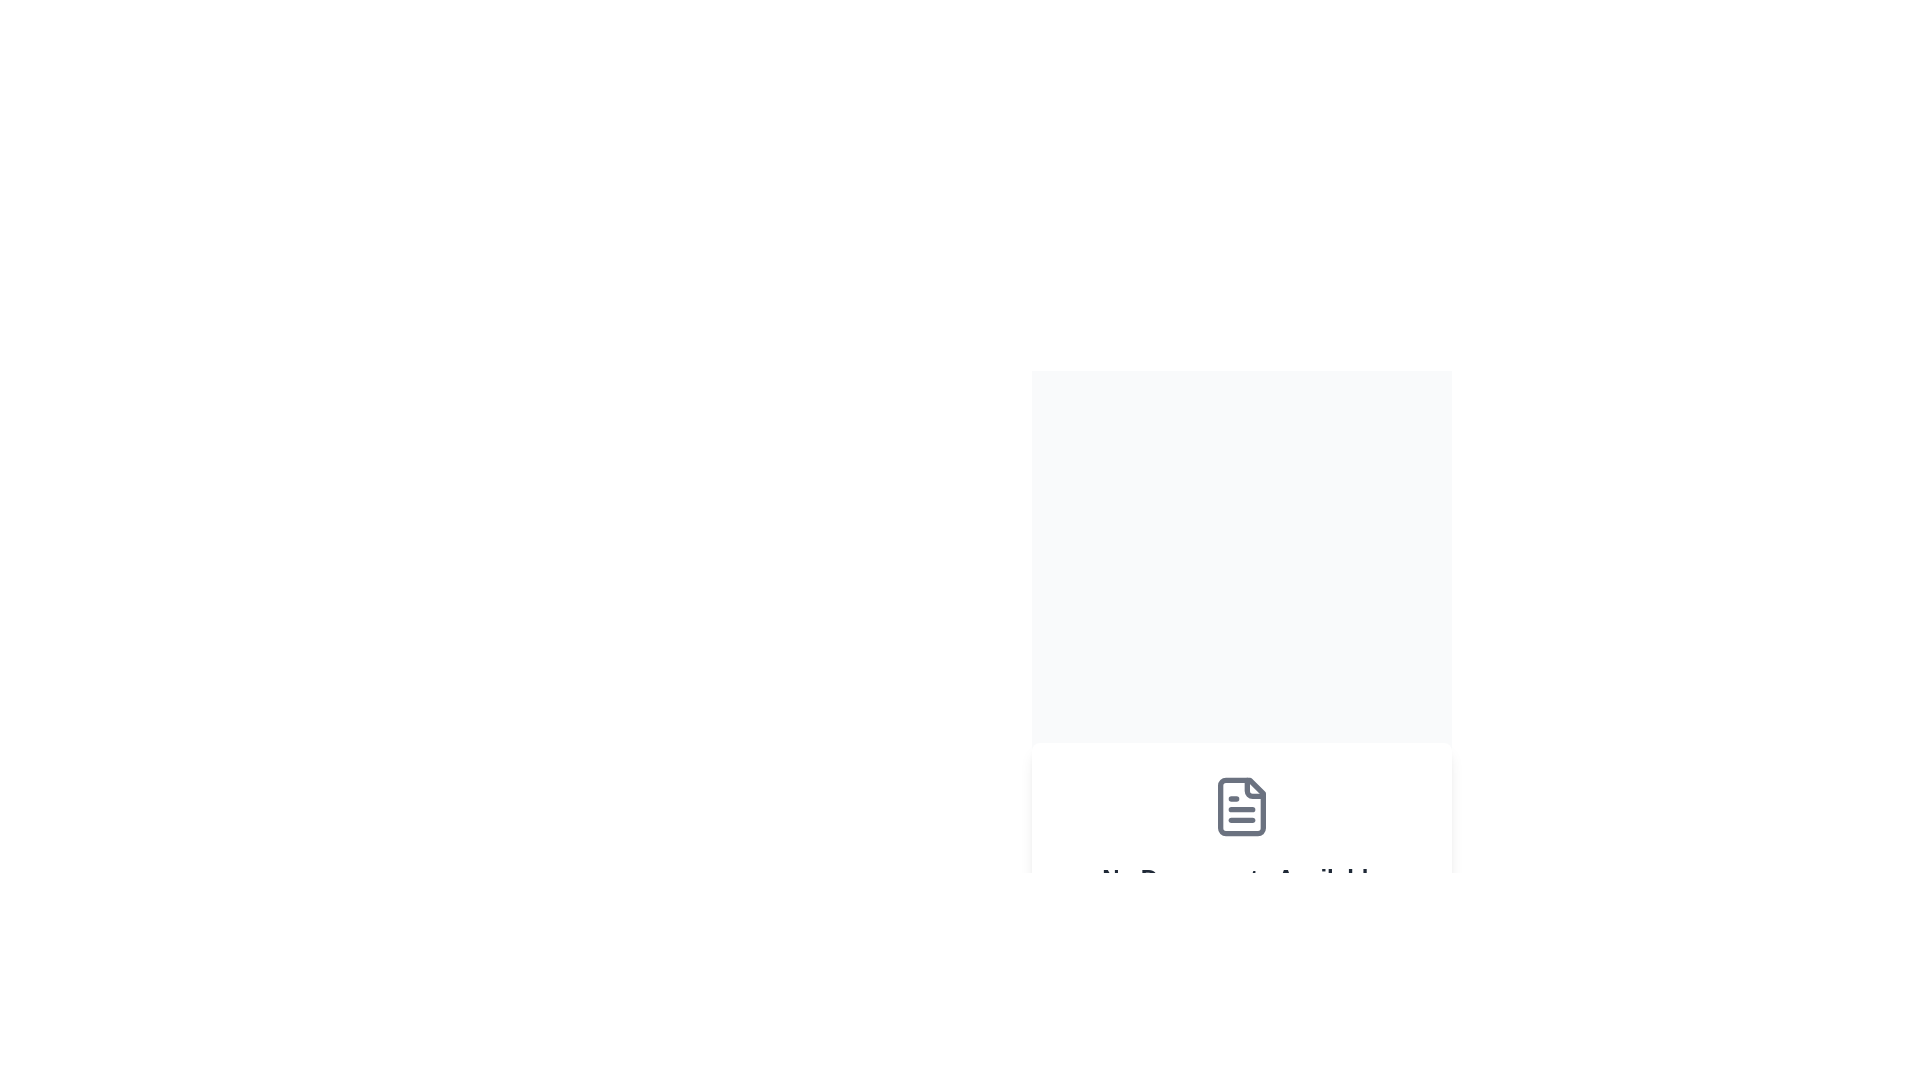 The height and width of the screenshot is (1080, 1920). What do you see at coordinates (1241, 805) in the screenshot?
I see `the file-related action icon located centrally at the bottom center of the interface` at bounding box center [1241, 805].